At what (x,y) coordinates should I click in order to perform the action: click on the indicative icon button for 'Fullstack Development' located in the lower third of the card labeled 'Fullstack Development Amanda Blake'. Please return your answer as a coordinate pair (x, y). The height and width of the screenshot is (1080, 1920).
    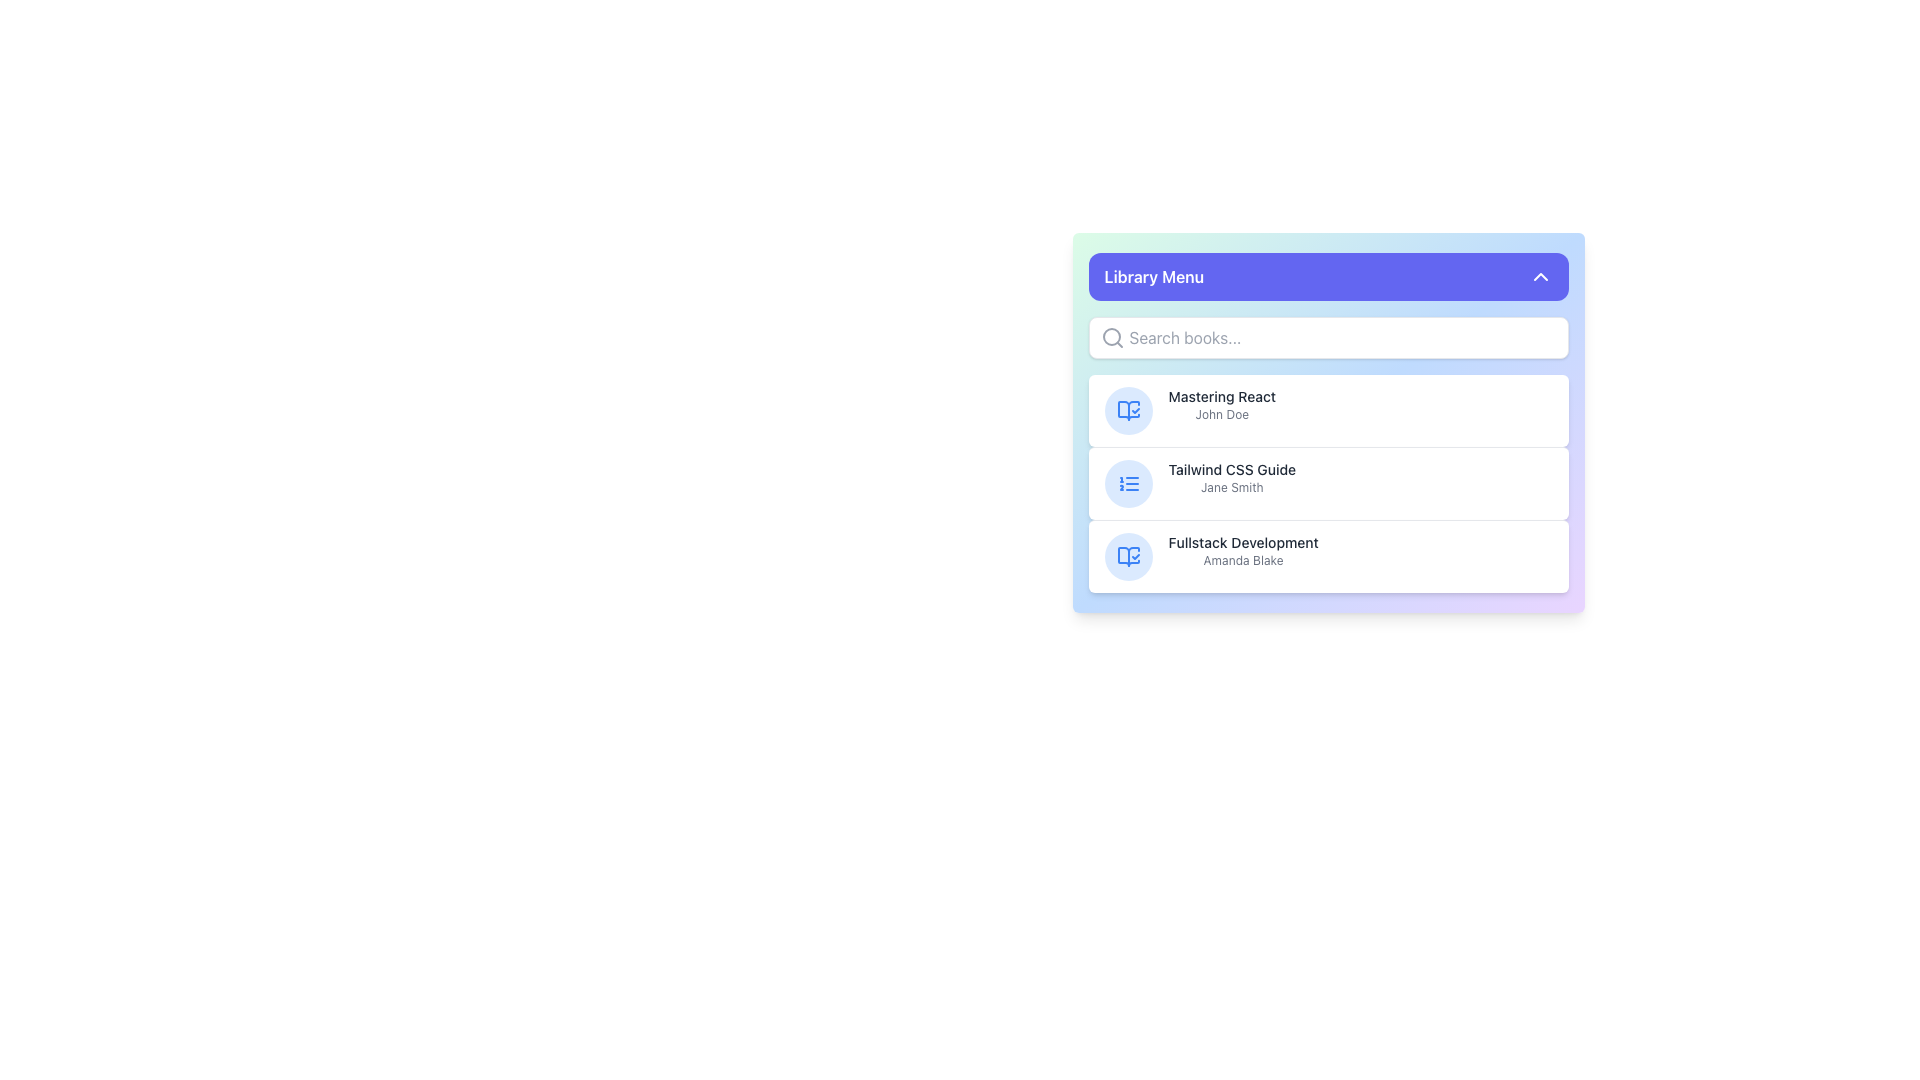
    Looking at the image, I should click on (1128, 556).